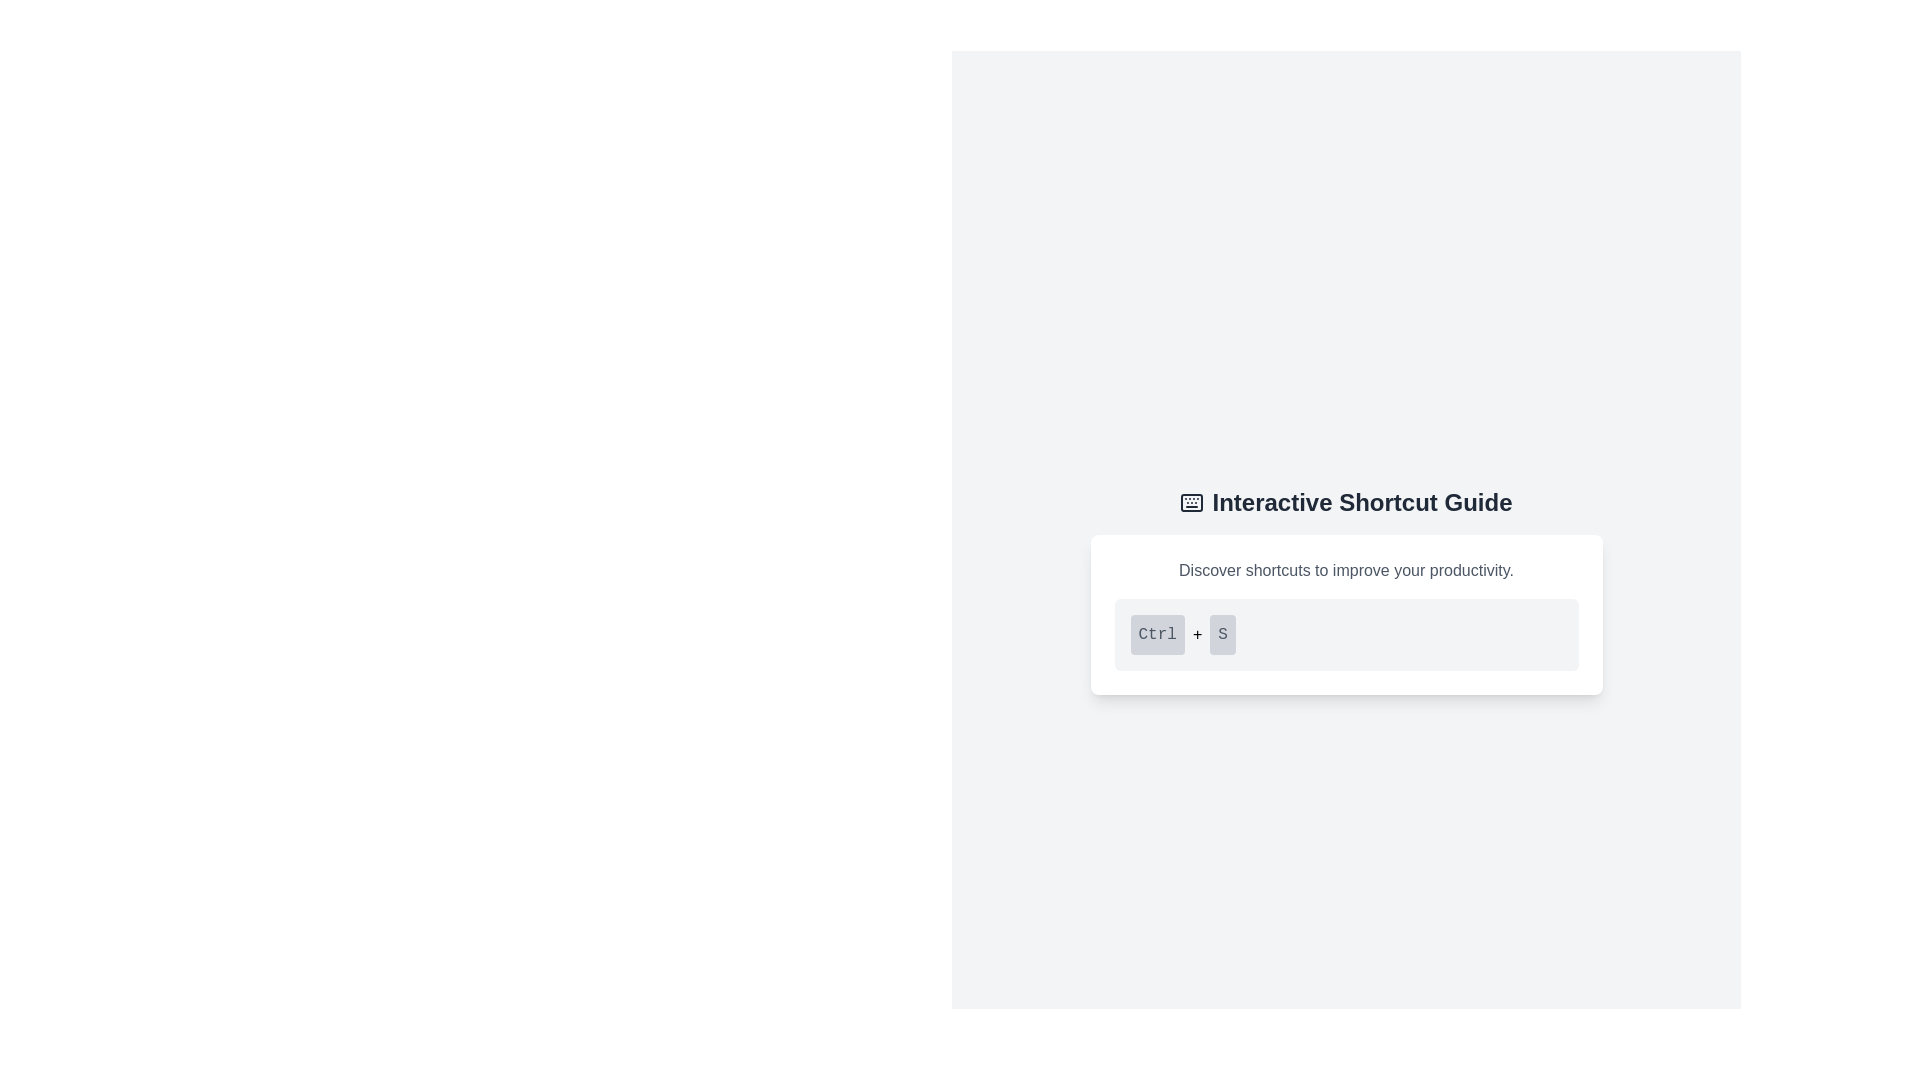  I want to click on the keyboard shortcut display element representing the key 'S', which is positioned to the right of the 'Ctrl' key, so click(1222, 635).